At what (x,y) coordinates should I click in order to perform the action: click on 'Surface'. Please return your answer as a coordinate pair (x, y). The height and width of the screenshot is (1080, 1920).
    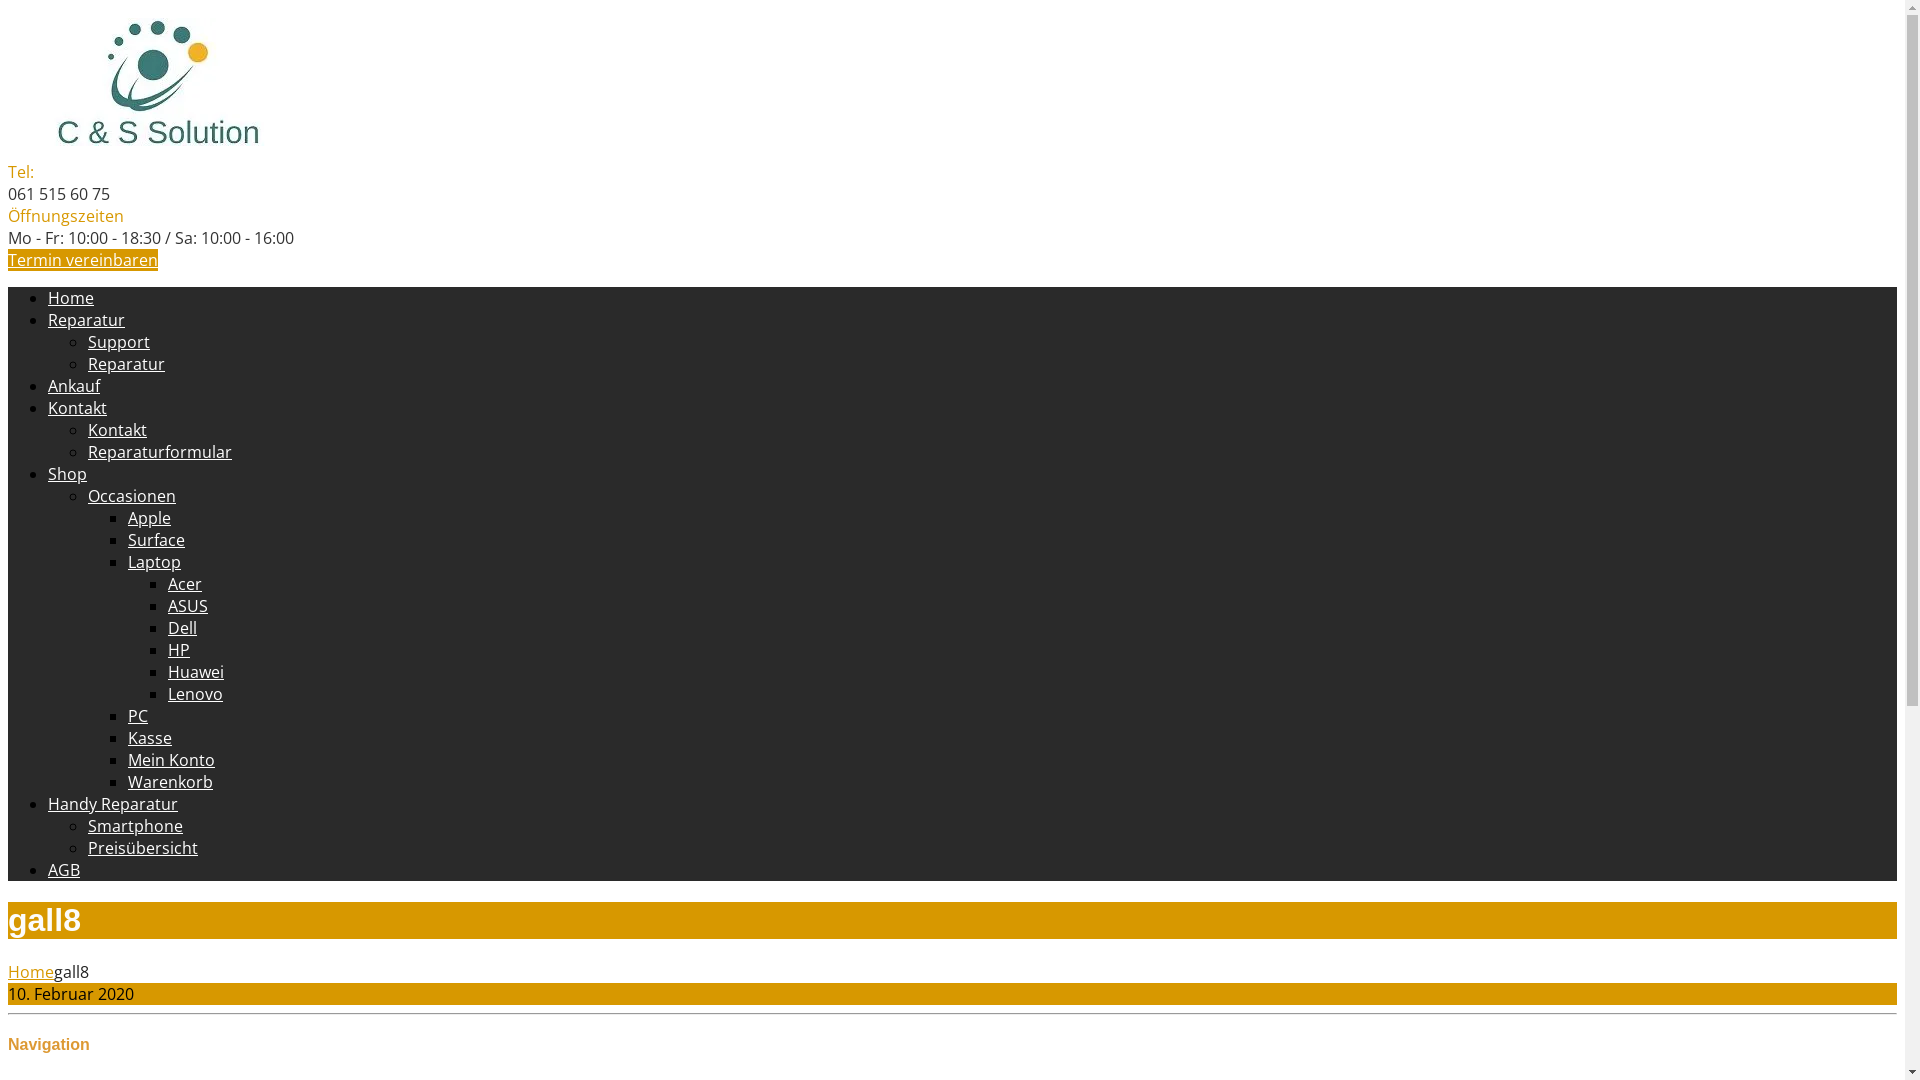
    Looking at the image, I should click on (155, 540).